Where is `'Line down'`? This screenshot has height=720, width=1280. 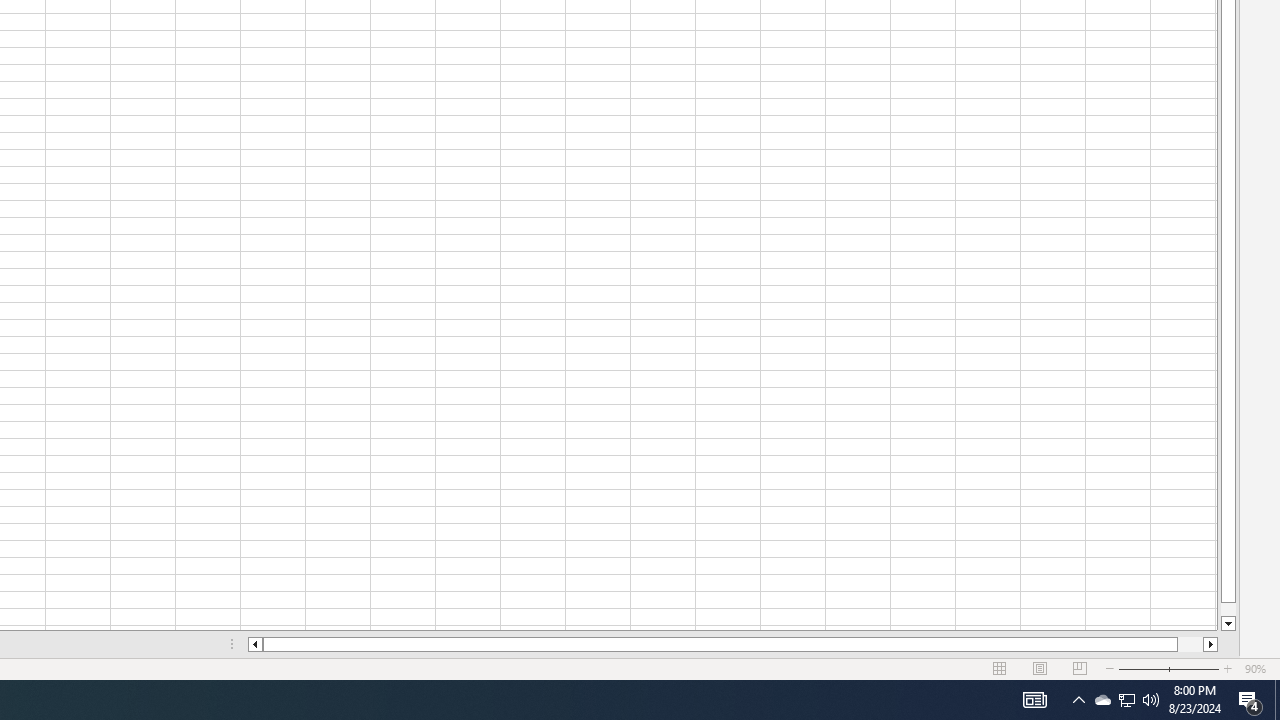 'Line down' is located at coordinates (1227, 623).